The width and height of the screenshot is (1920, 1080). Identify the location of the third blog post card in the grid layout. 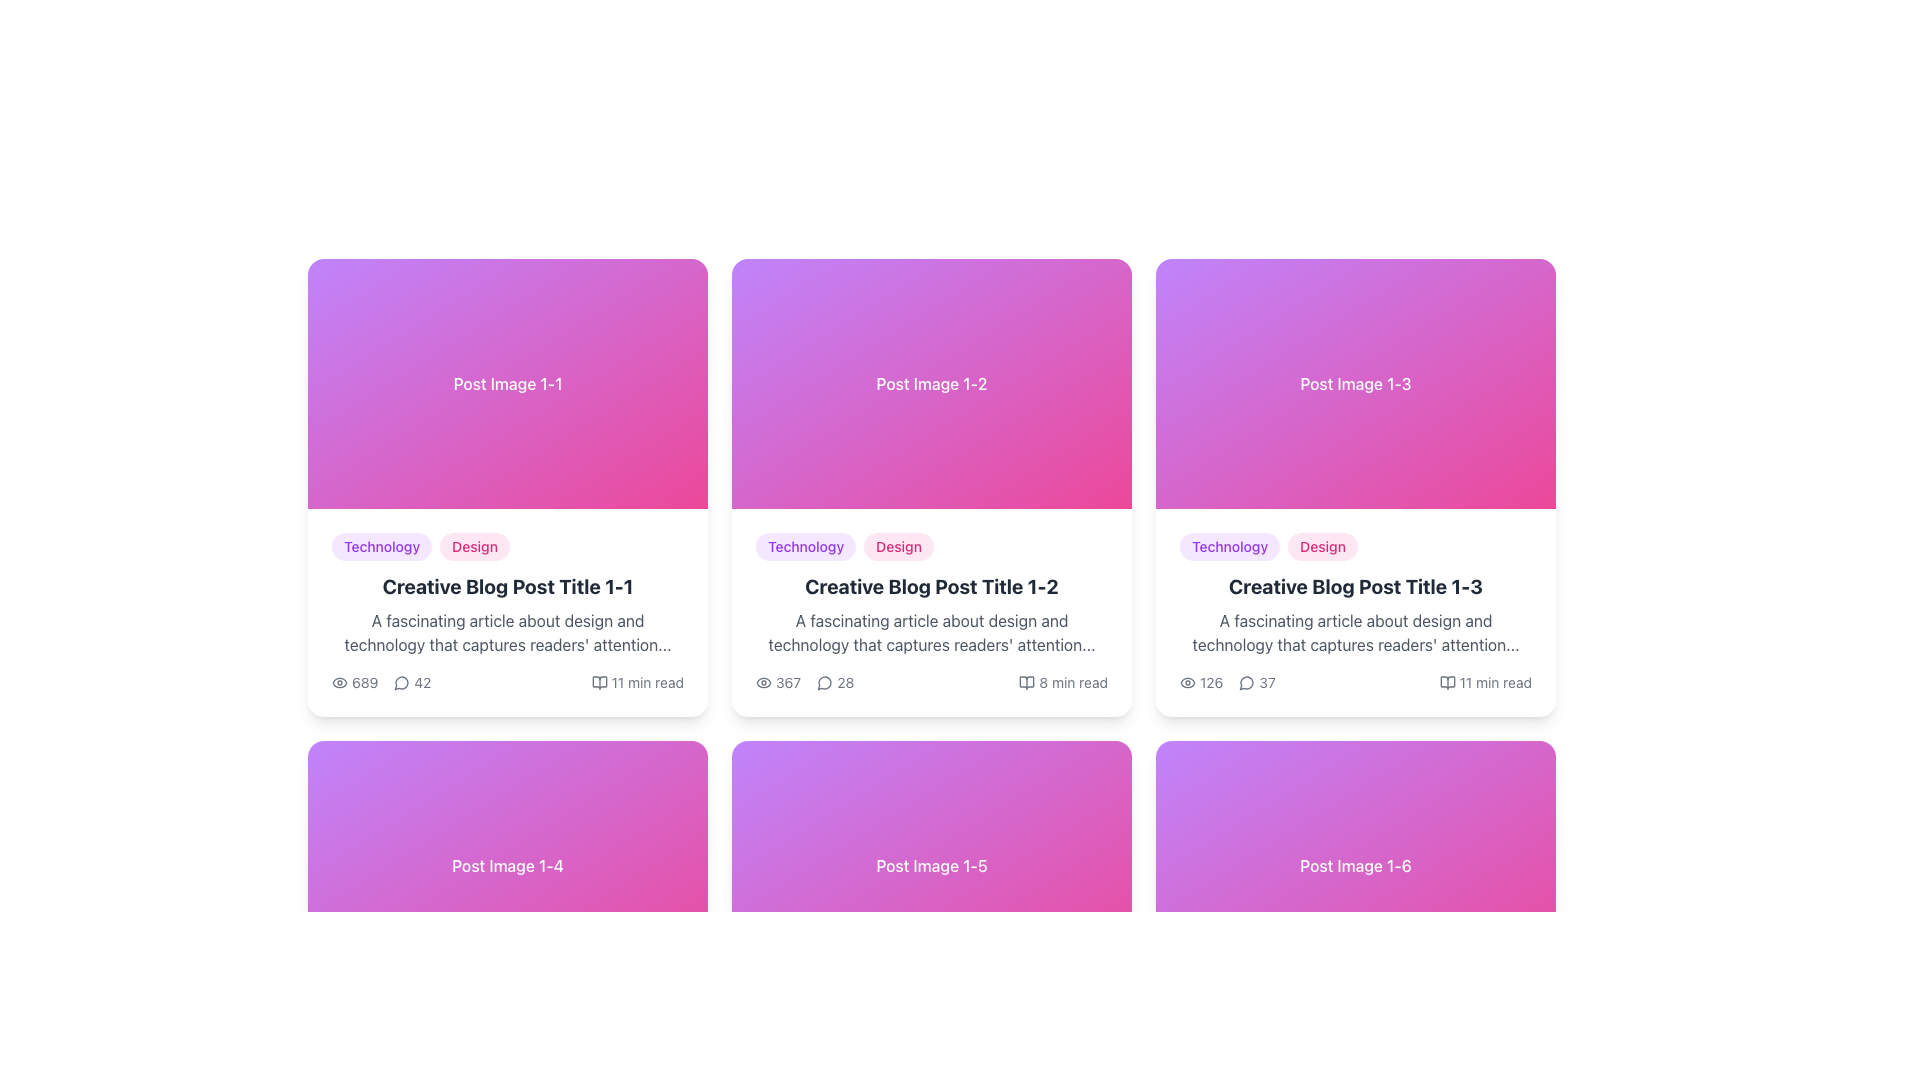
(1356, 488).